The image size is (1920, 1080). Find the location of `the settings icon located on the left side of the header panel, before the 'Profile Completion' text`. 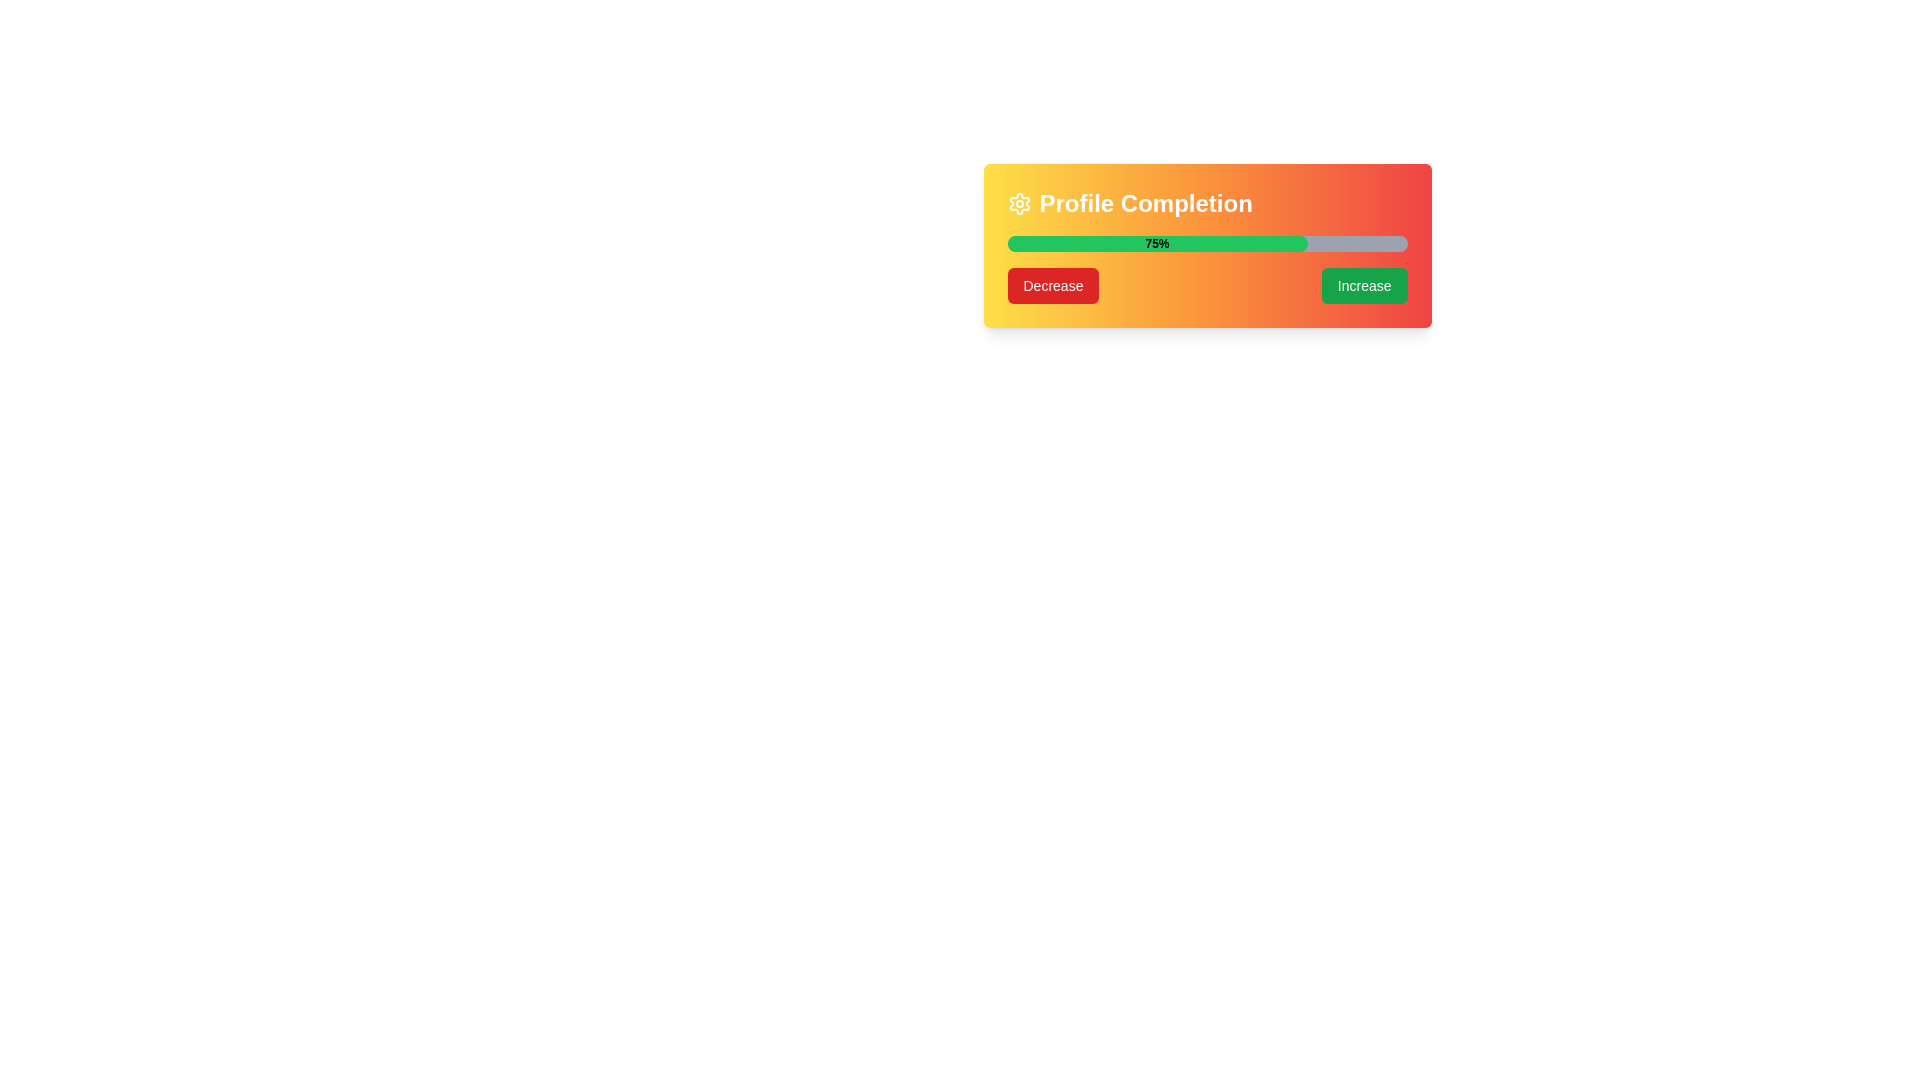

the settings icon located on the left side of the header panel, before the 'Profile Completion' text is located at coordinates (1019, 204).